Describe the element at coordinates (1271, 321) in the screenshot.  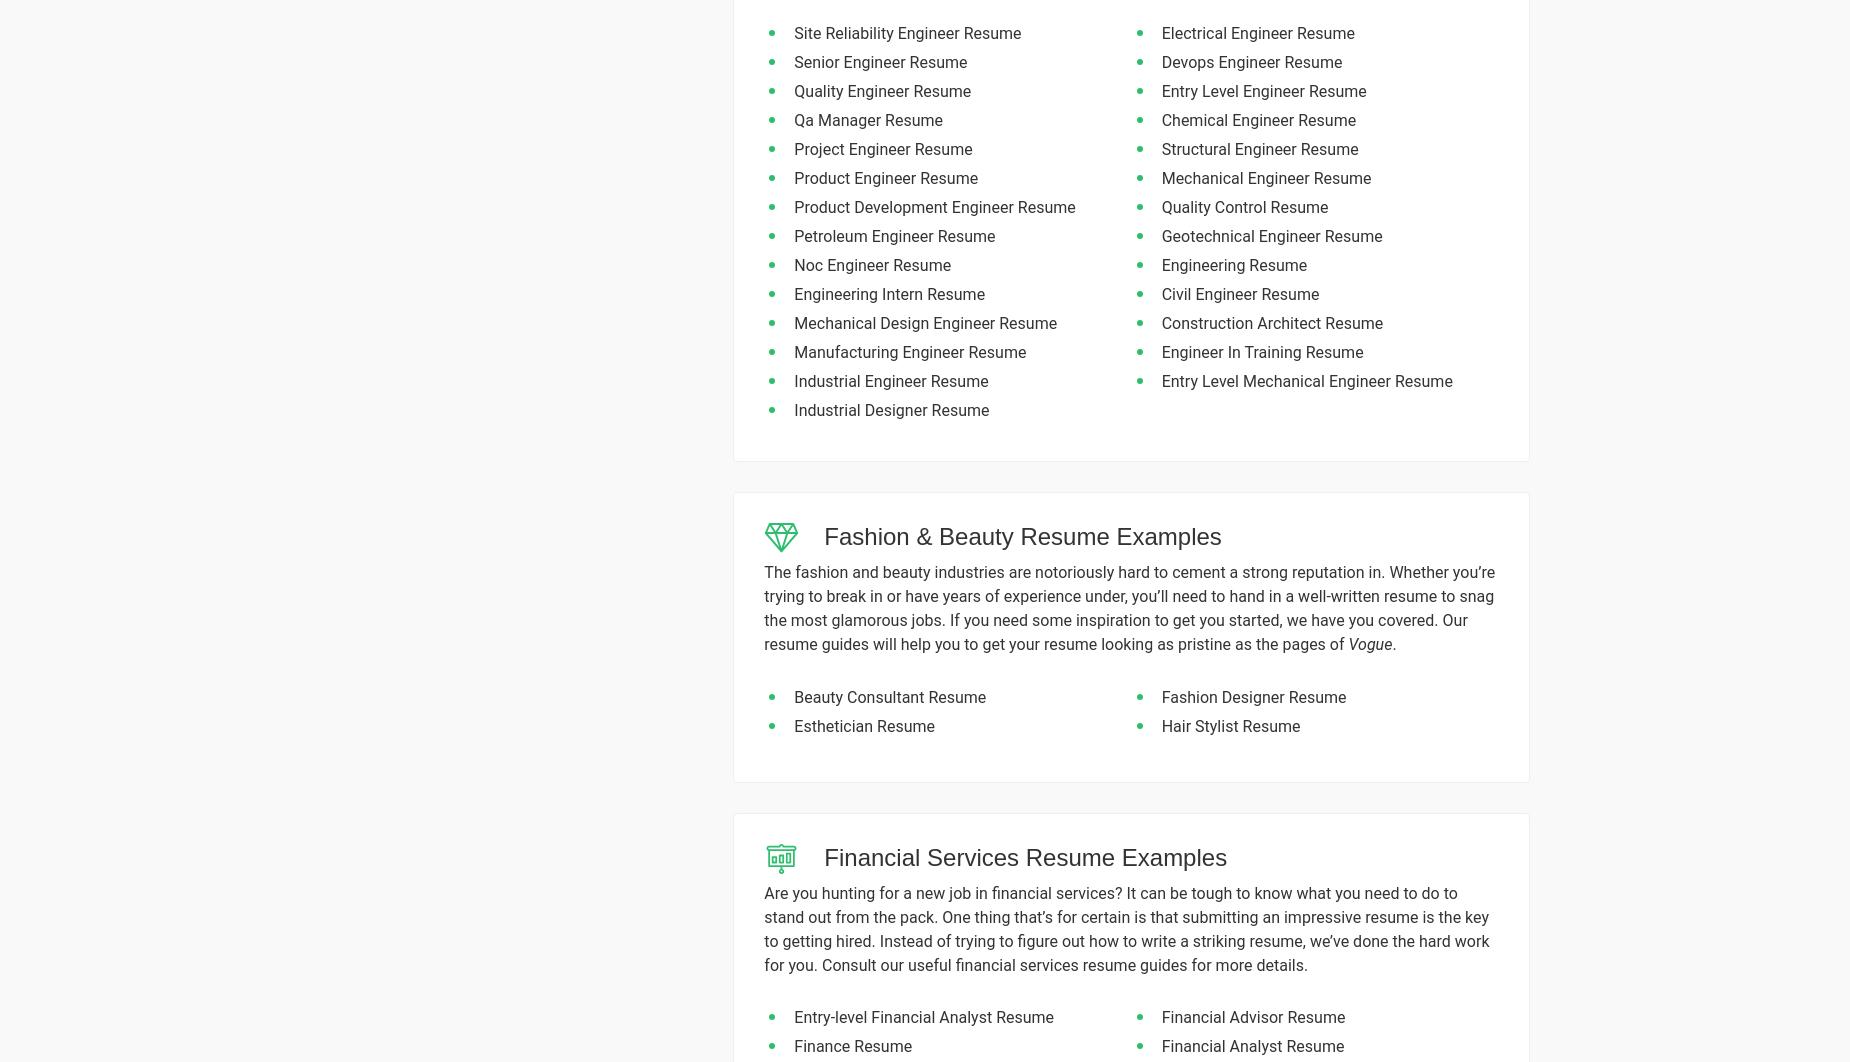
I see `'Construction Architect Resume'` at that location.